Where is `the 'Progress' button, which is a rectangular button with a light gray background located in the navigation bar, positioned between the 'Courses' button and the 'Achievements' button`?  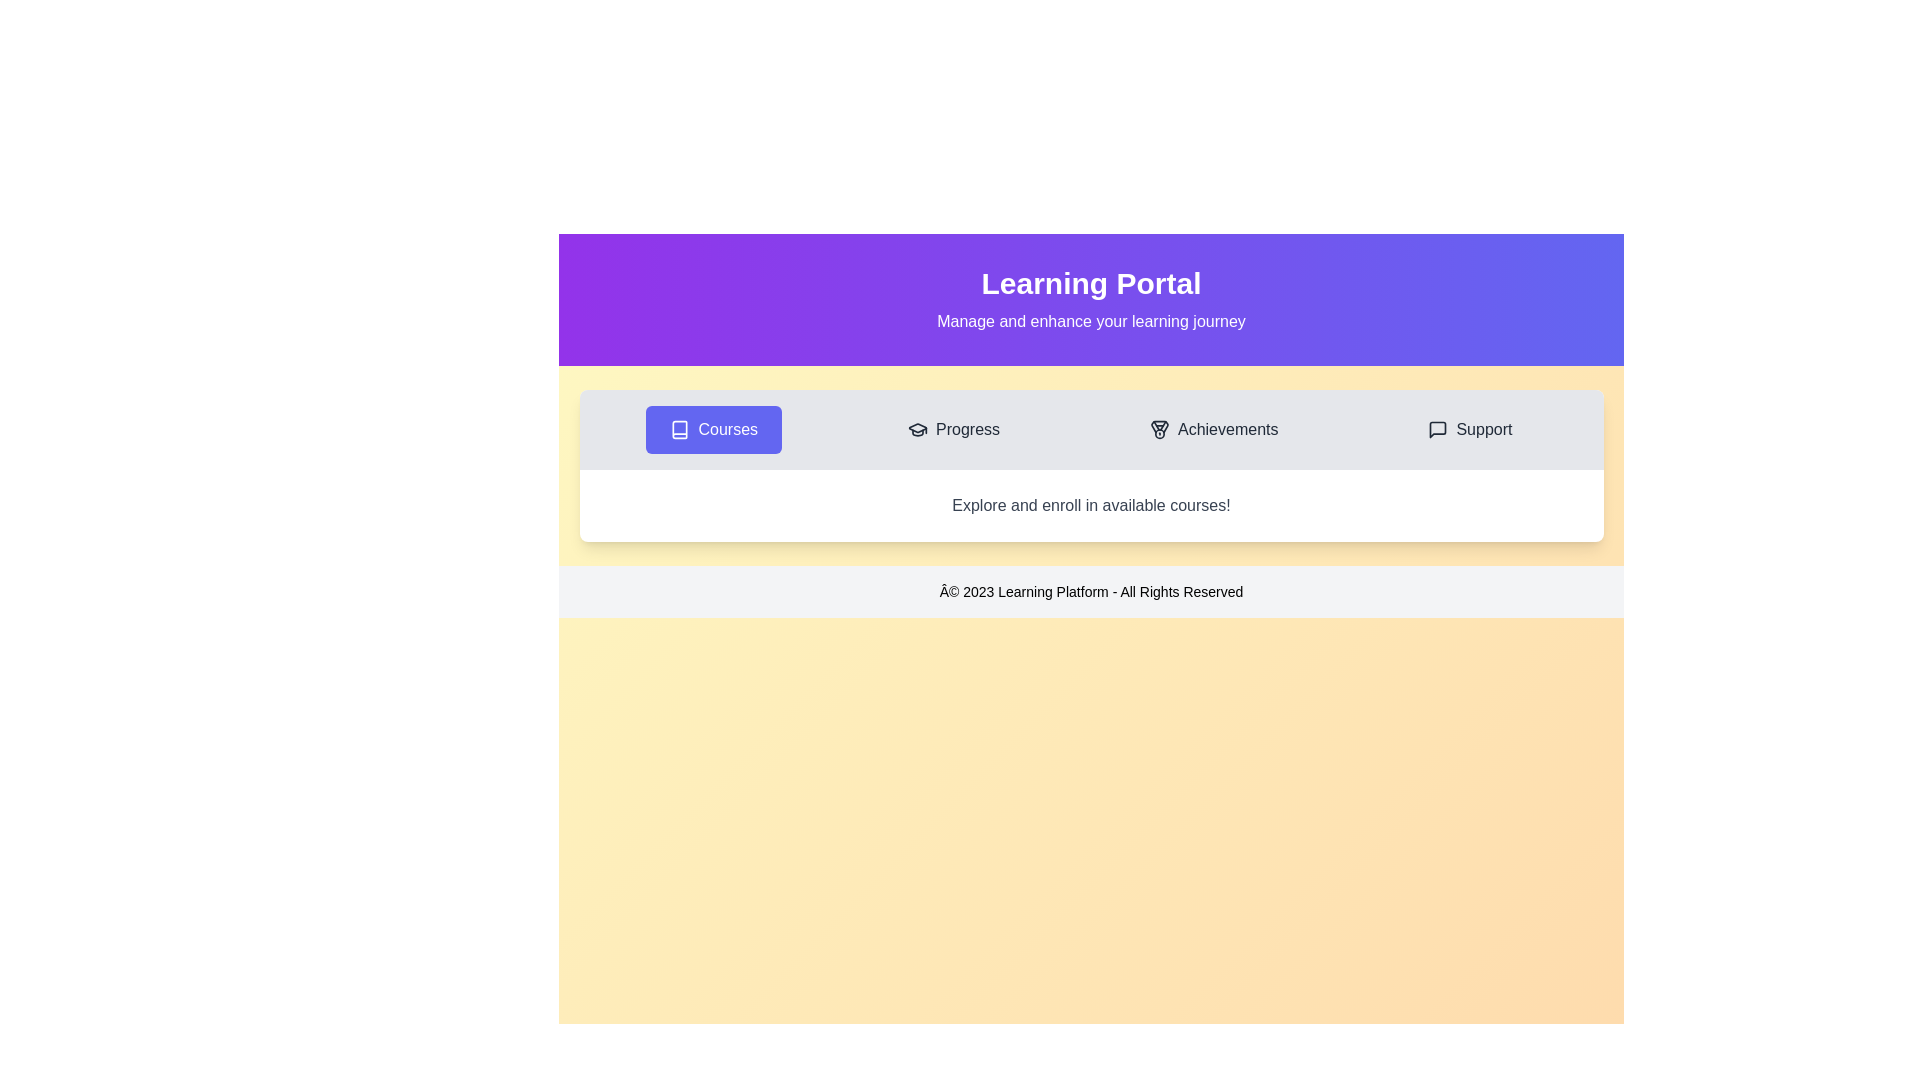
the 'Progress' button, which is a rectangular button with a light gray background located in the navigation bar, positioned between the 'Courses' button and the 'Achievements' button is located at coordinates (953, 428).